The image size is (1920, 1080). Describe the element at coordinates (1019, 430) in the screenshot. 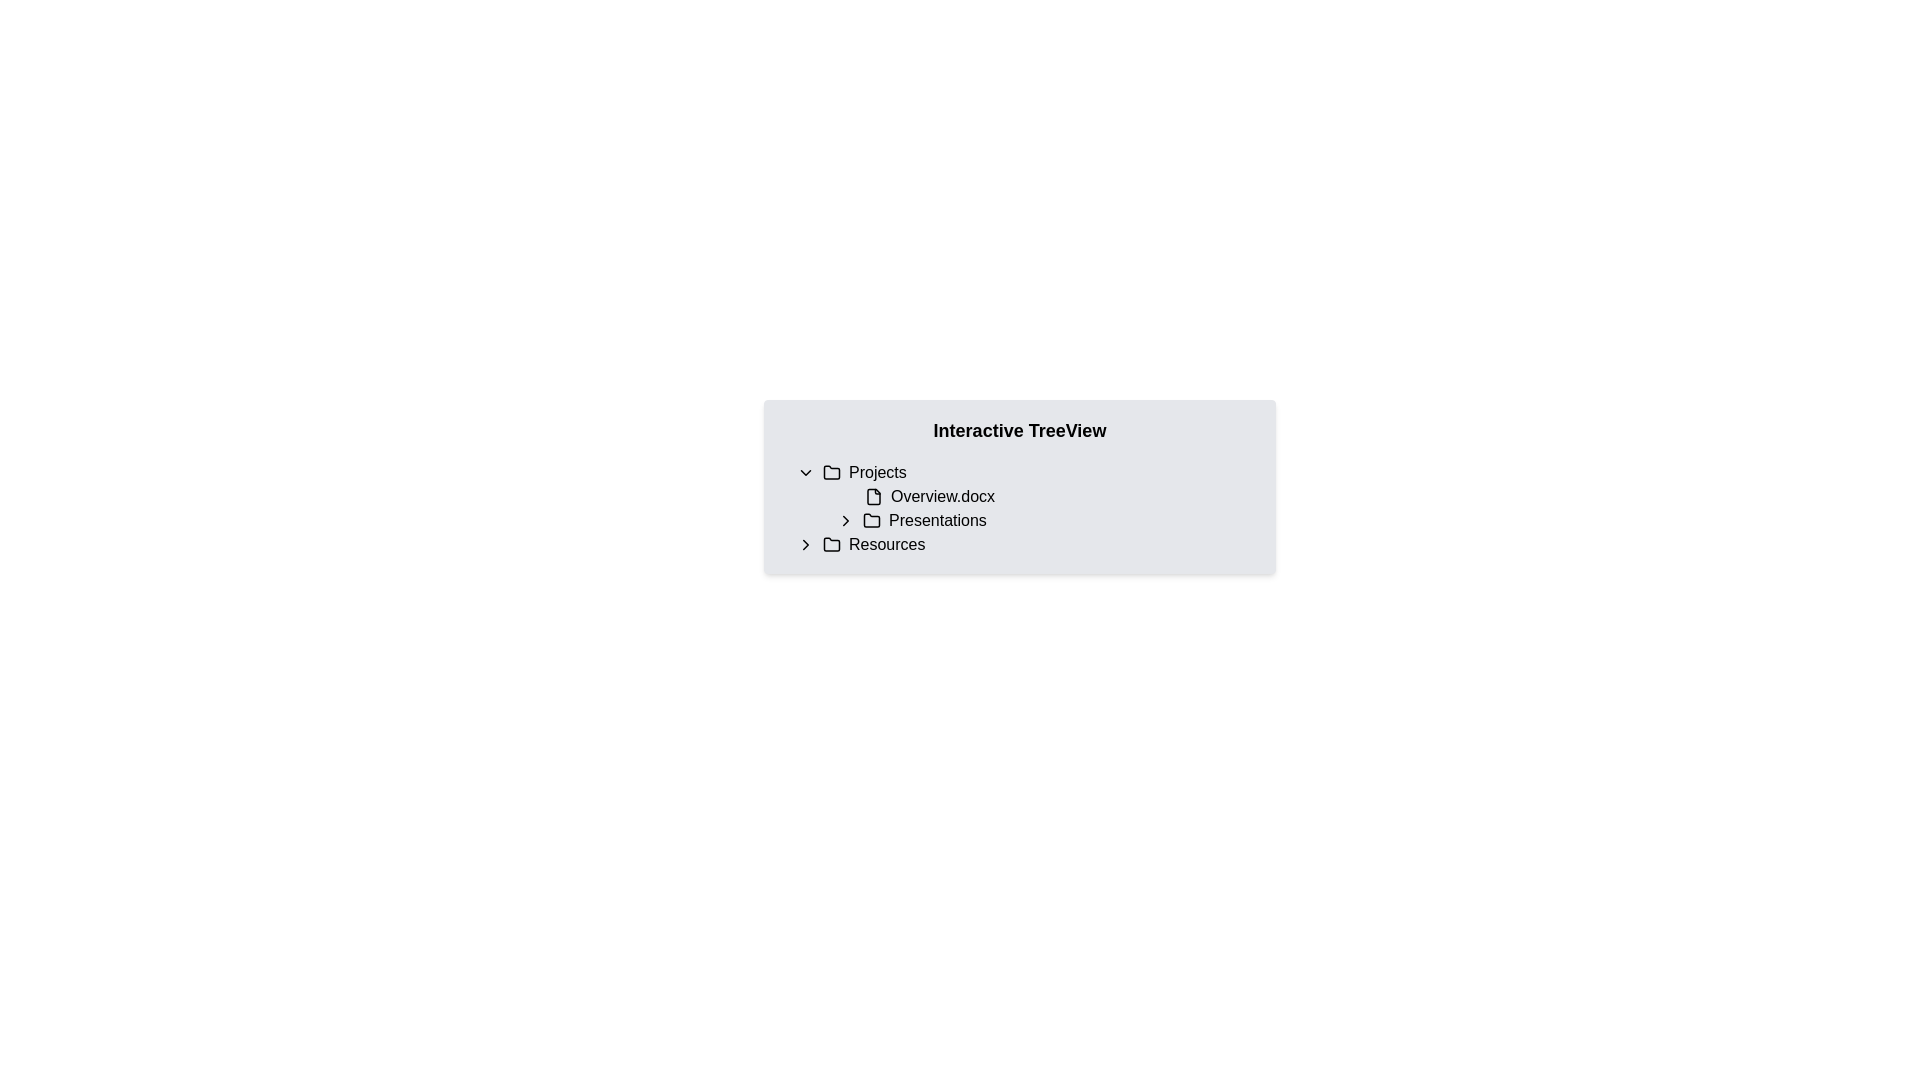

I see `the static text element that serves as a title or header for the tree view structure, positioned centrally above the listed items` at that location.